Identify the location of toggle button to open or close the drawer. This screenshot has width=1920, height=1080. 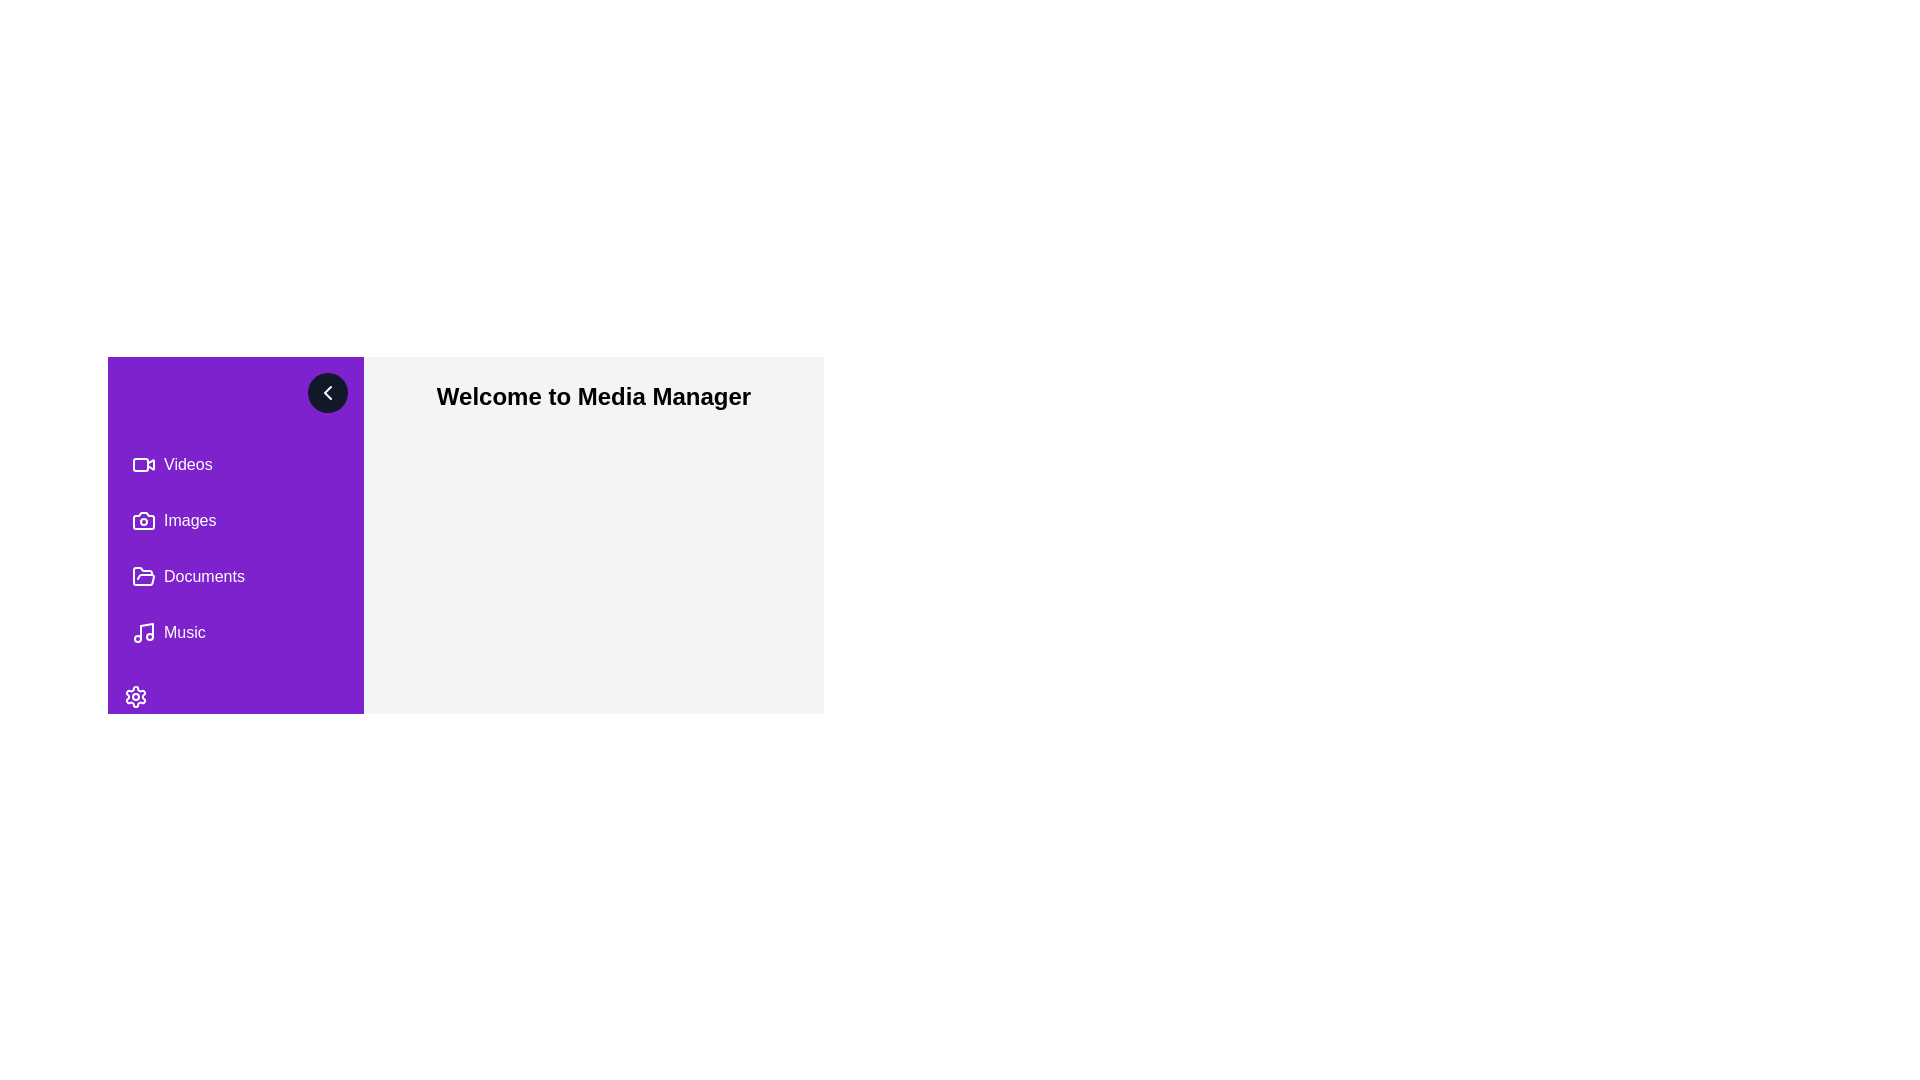
(327, 393).